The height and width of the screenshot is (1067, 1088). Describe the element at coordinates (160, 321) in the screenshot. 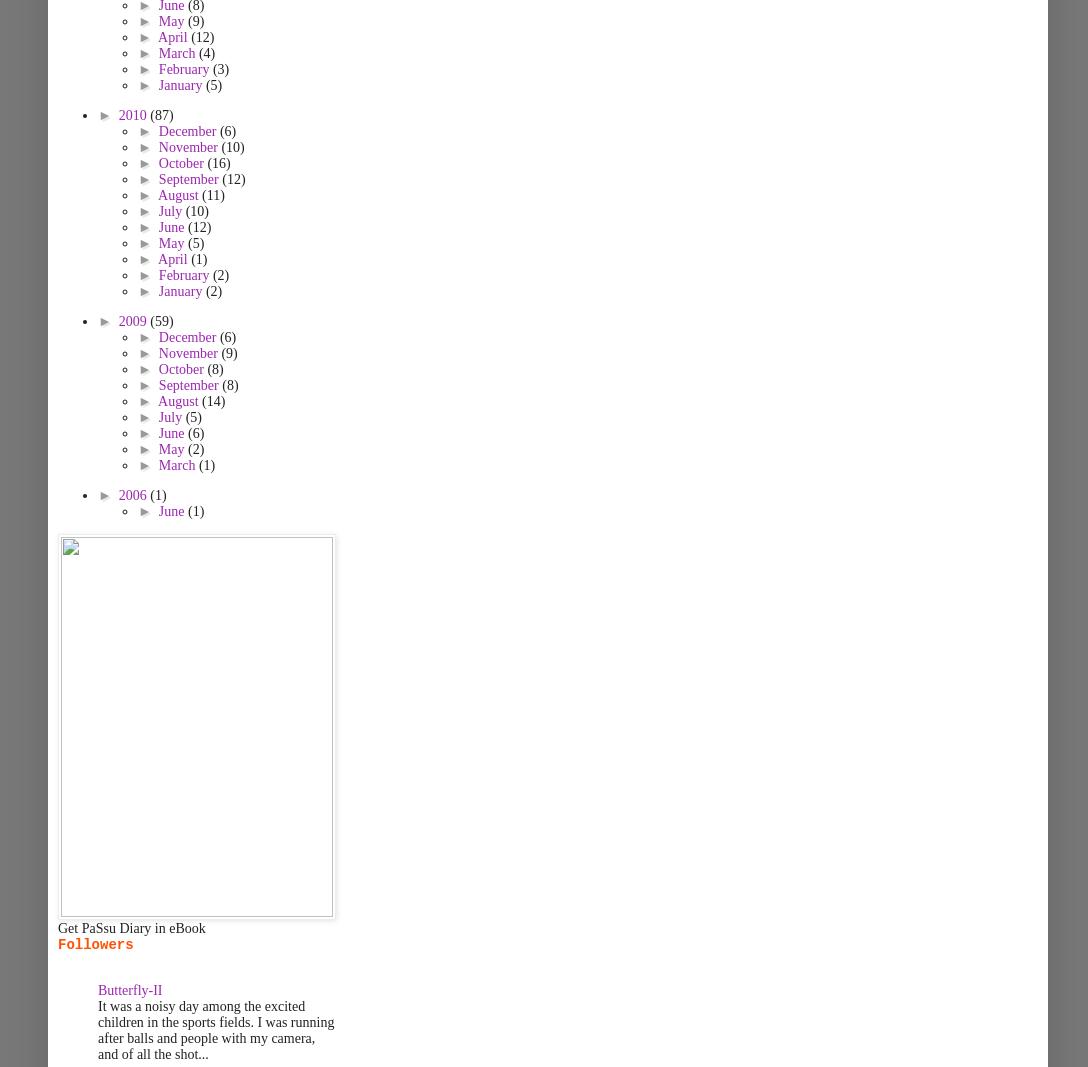

I see `'(59)'` at that location.